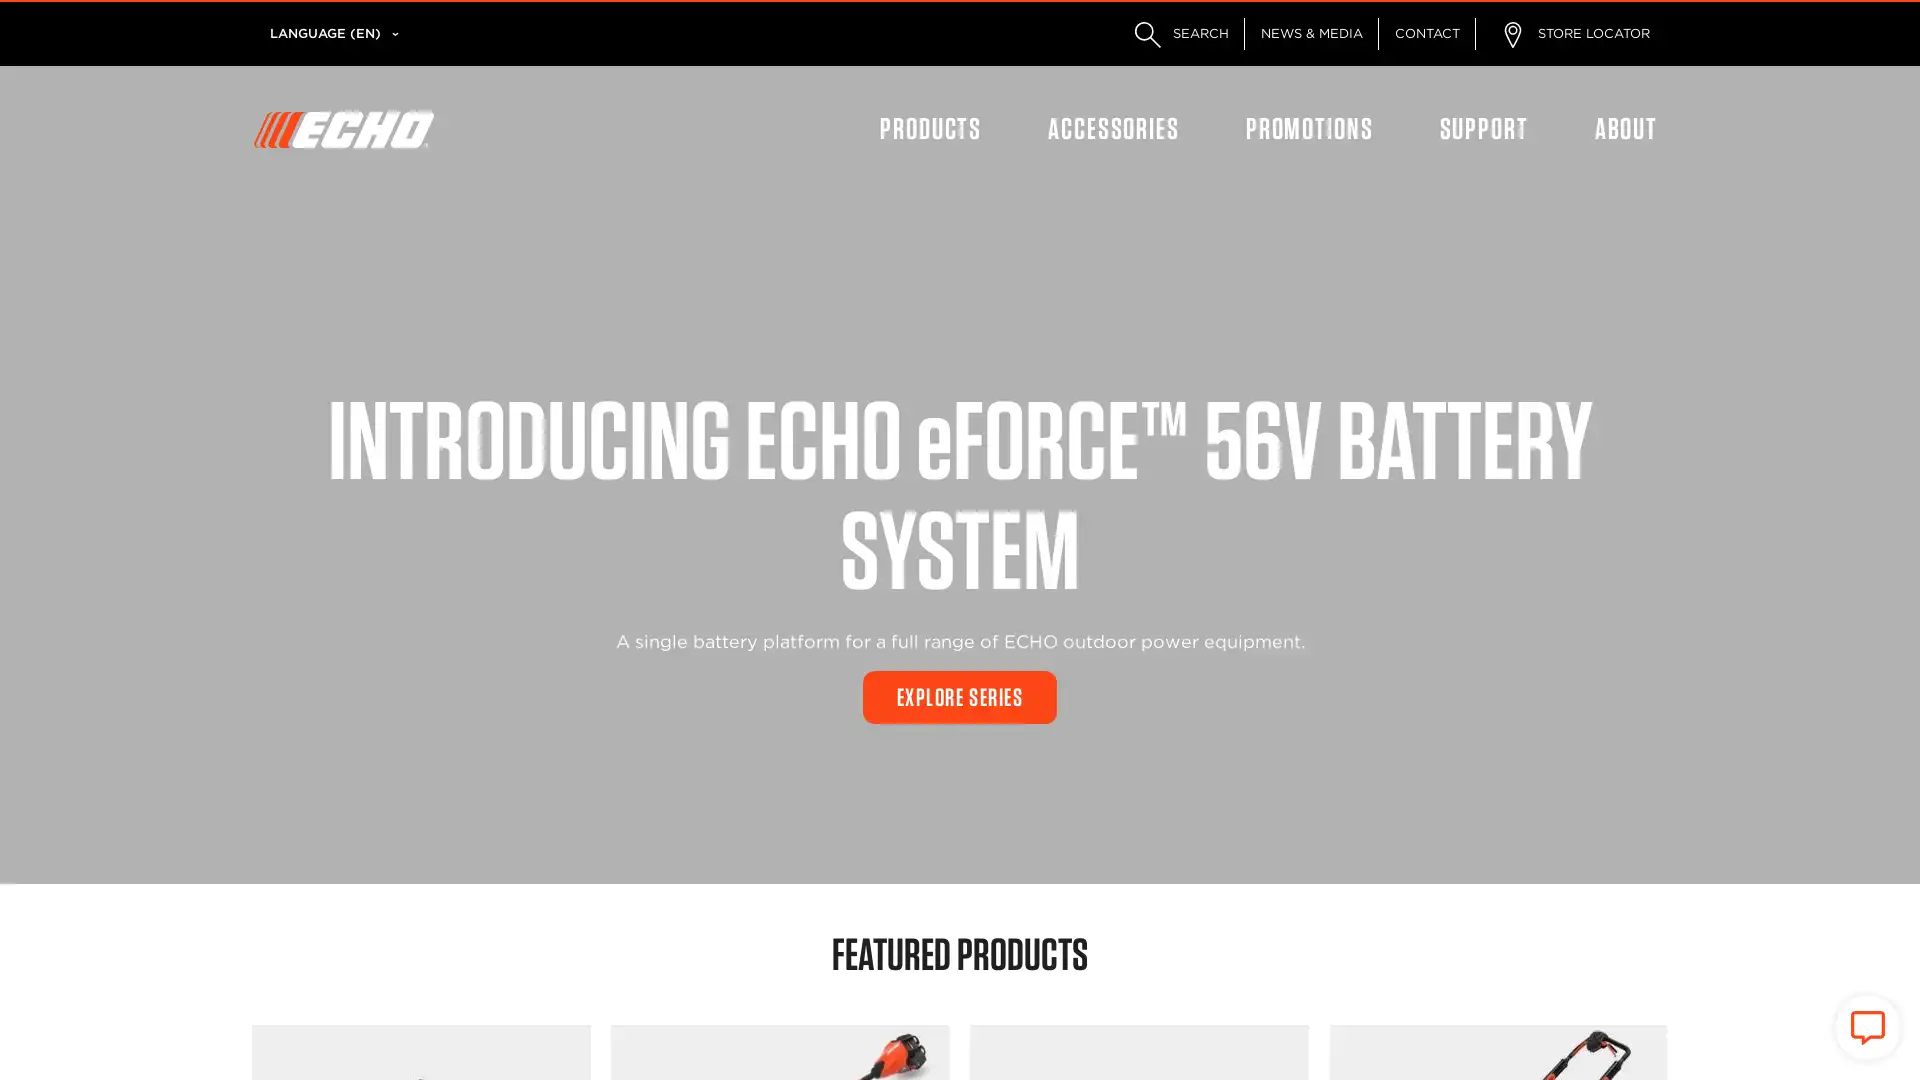 This screenshot has width=1920, height=1080. I want to click on Chat with our Experts, so click(1866, 1028).